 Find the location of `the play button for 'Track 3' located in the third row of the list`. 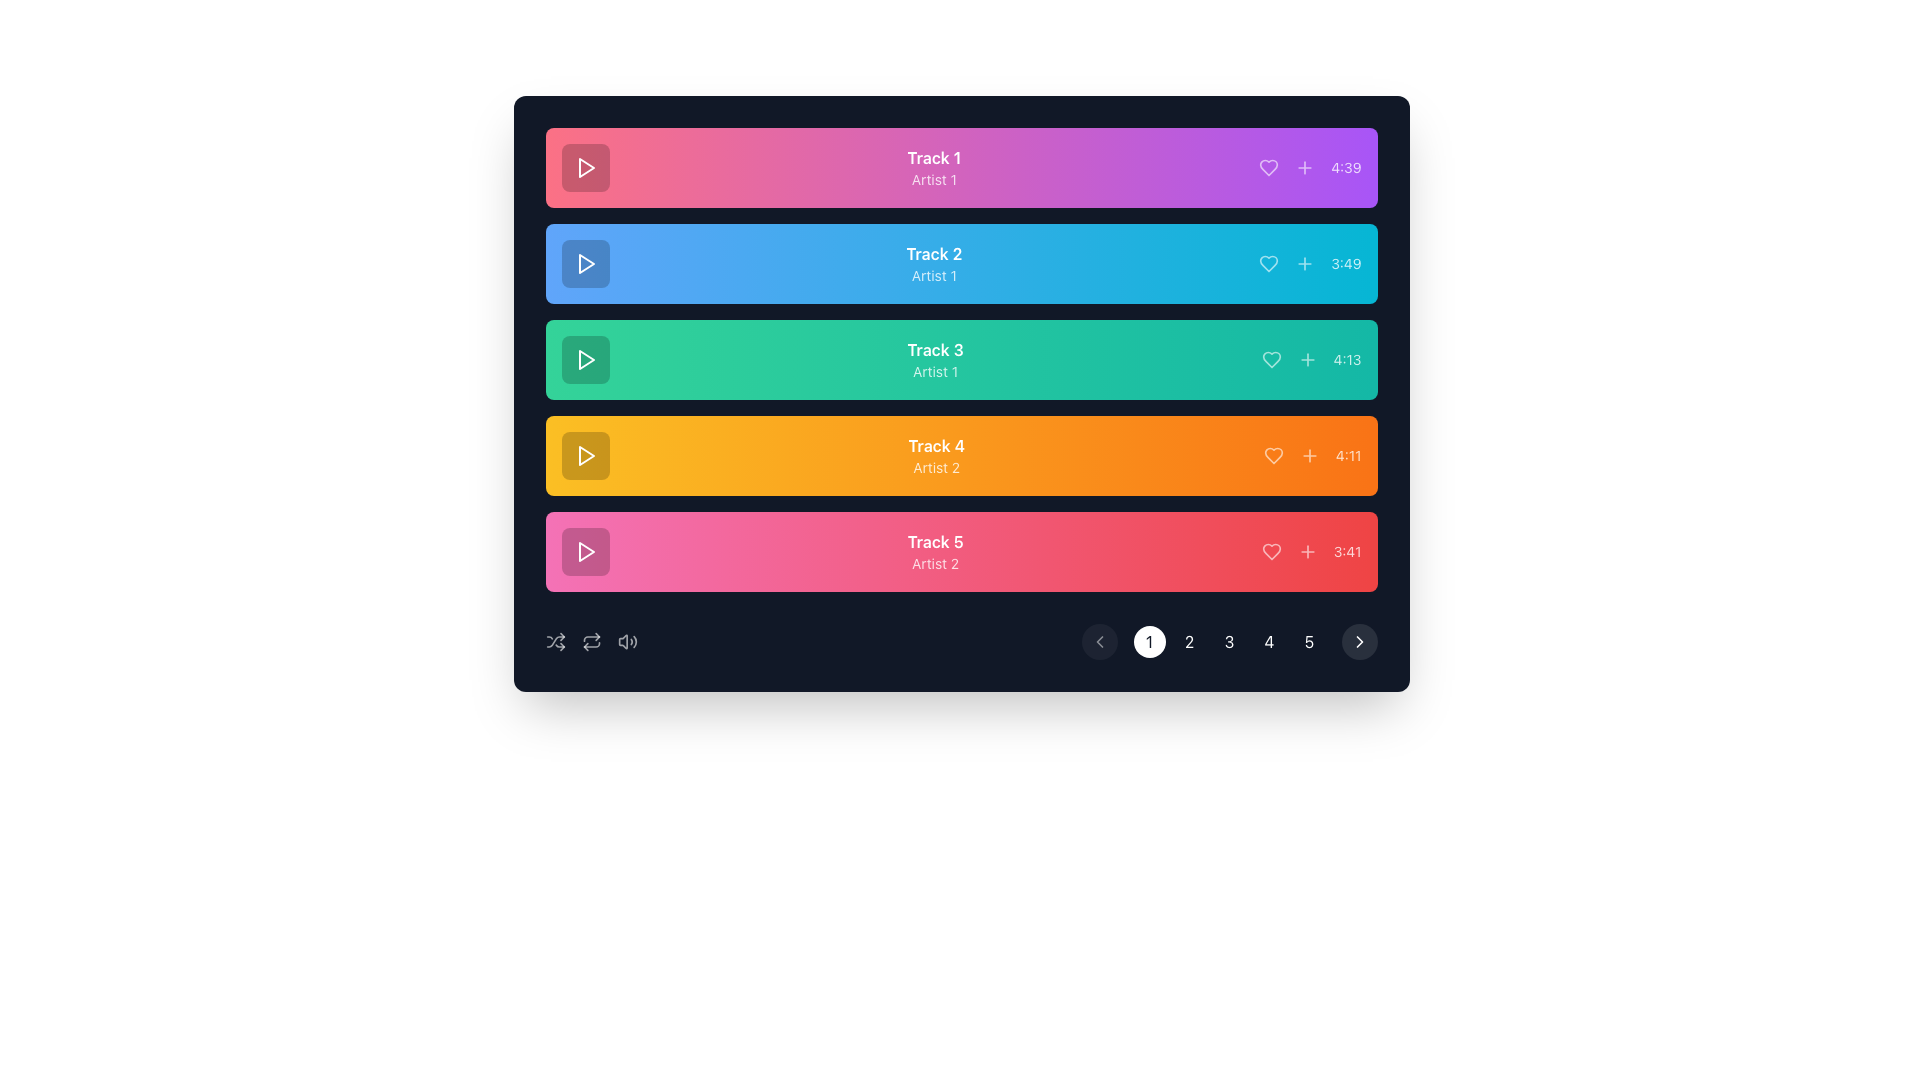

the play button for 'Track 3' located in the third row of the list is located at coordinates (585, 358).